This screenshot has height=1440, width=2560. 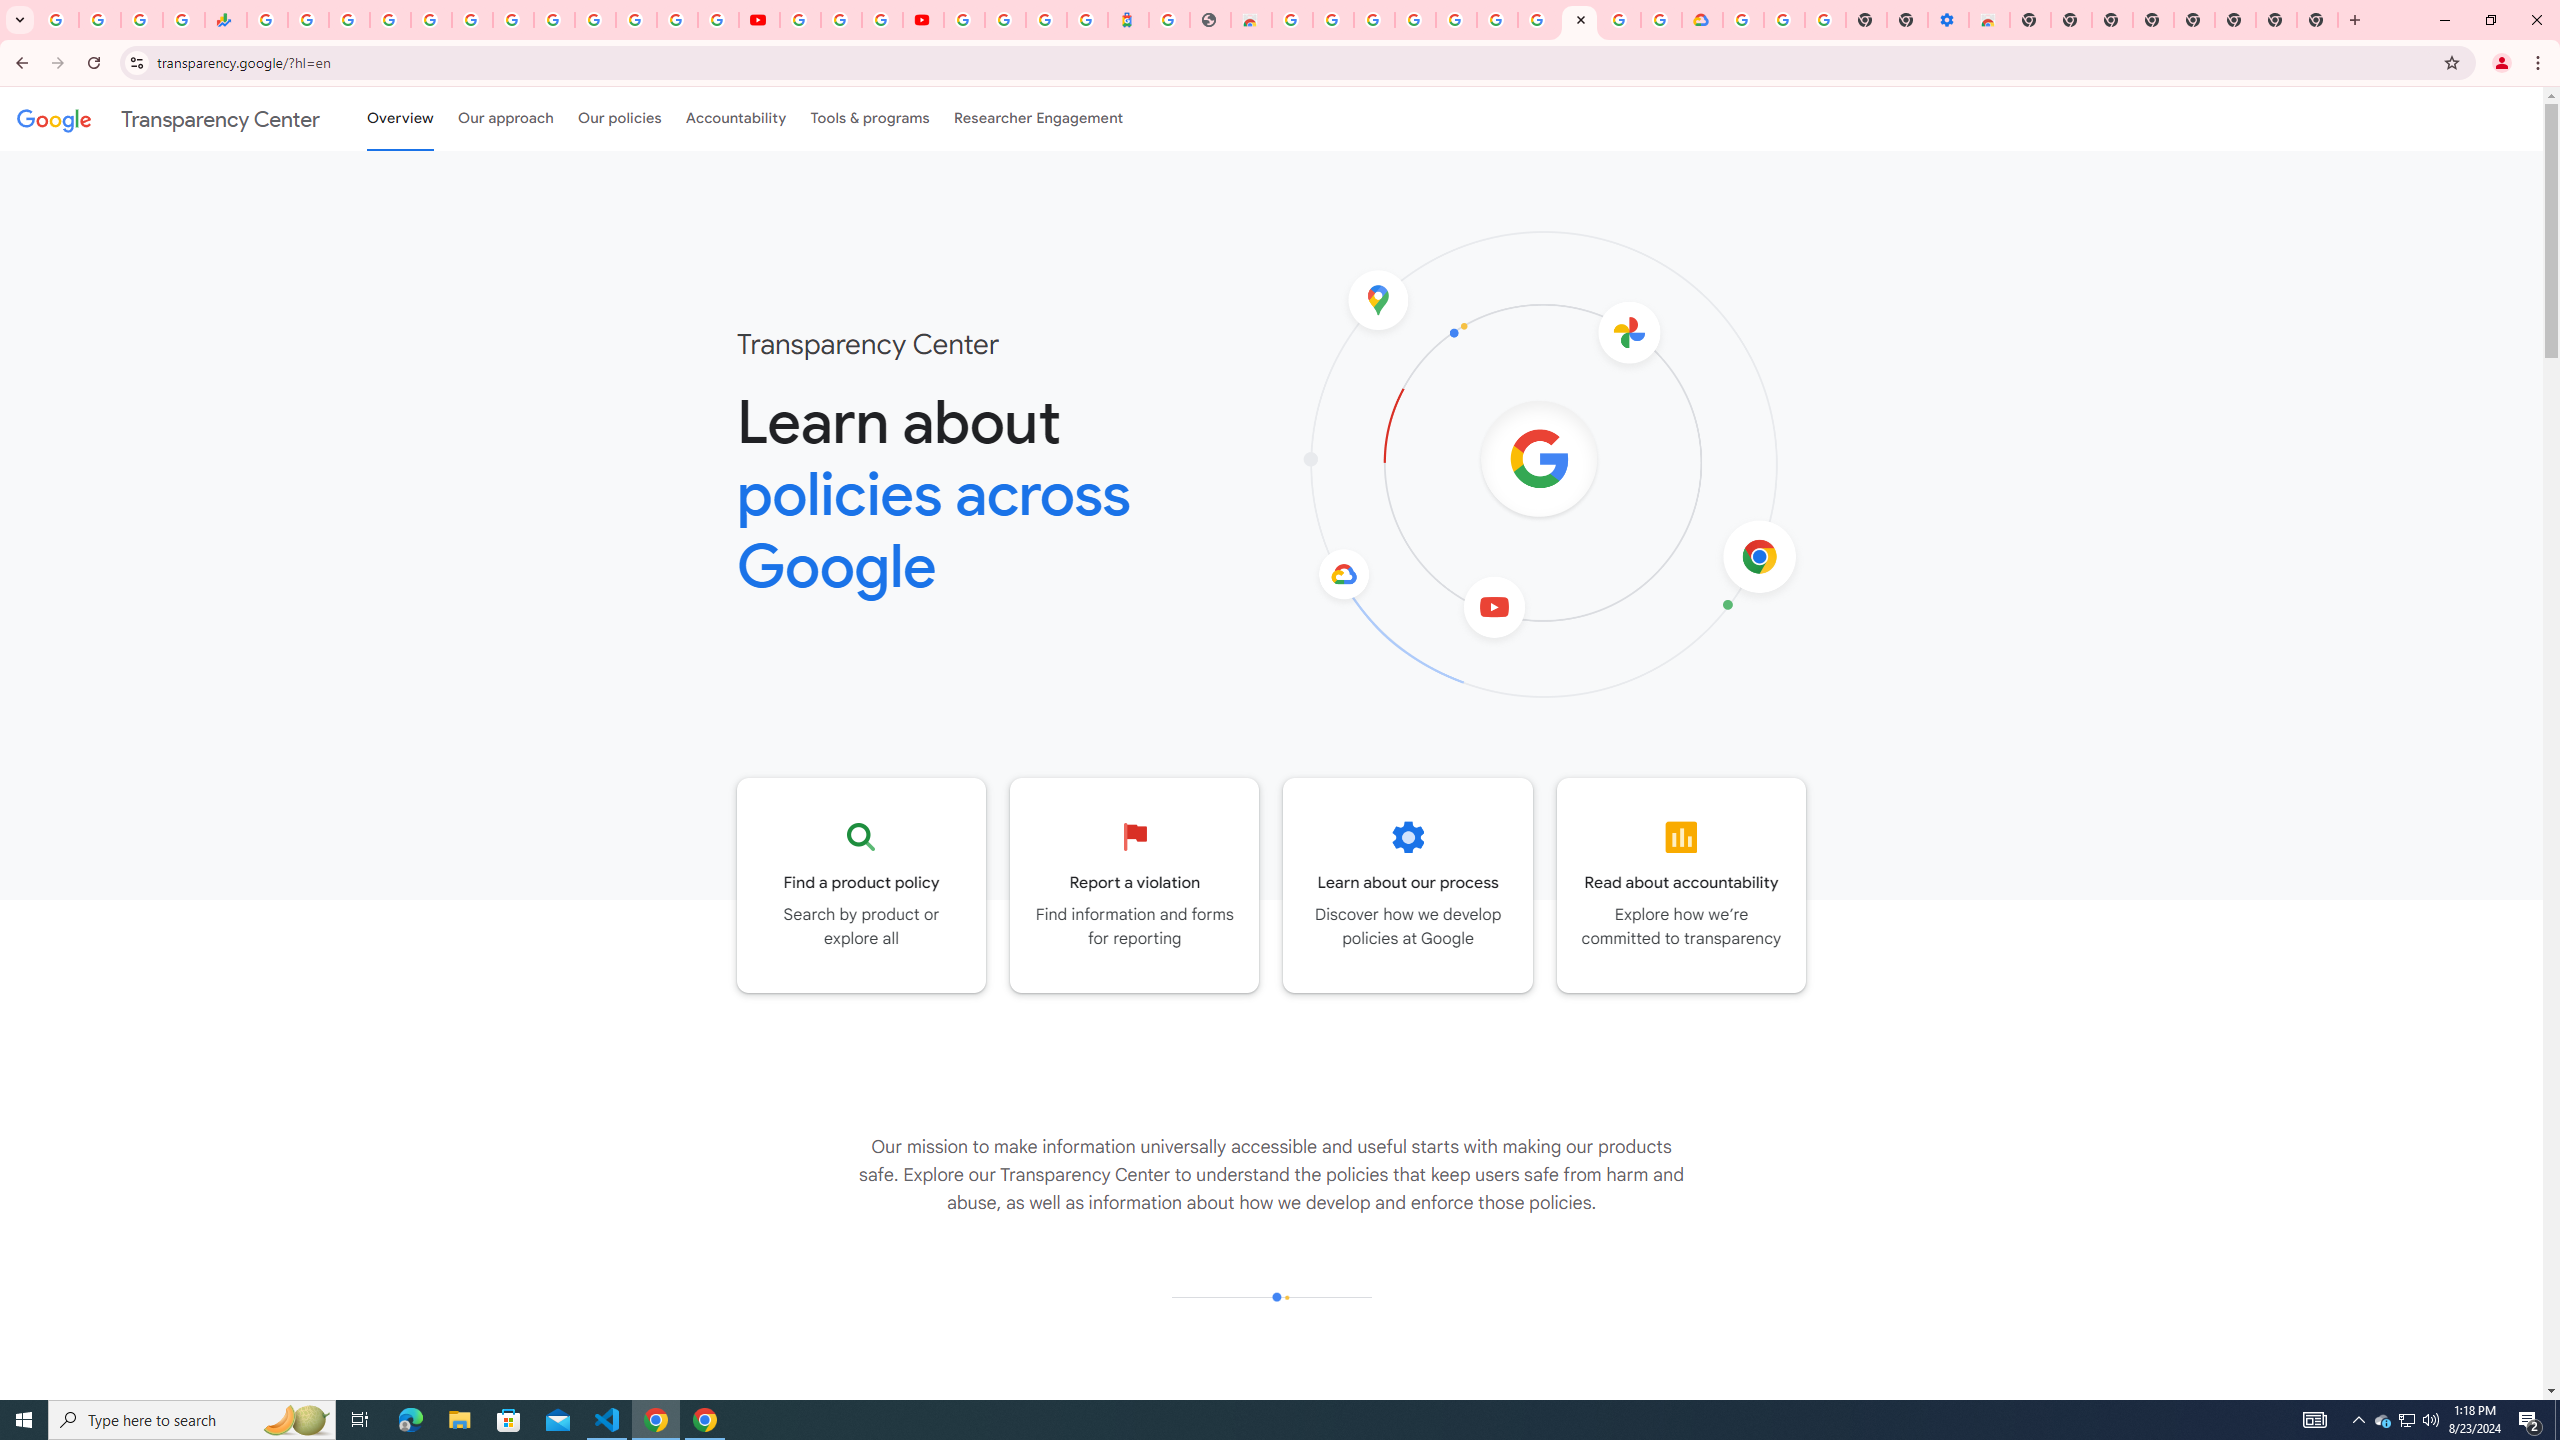 I want to click on 'Overview', so click(x=399, y=118).